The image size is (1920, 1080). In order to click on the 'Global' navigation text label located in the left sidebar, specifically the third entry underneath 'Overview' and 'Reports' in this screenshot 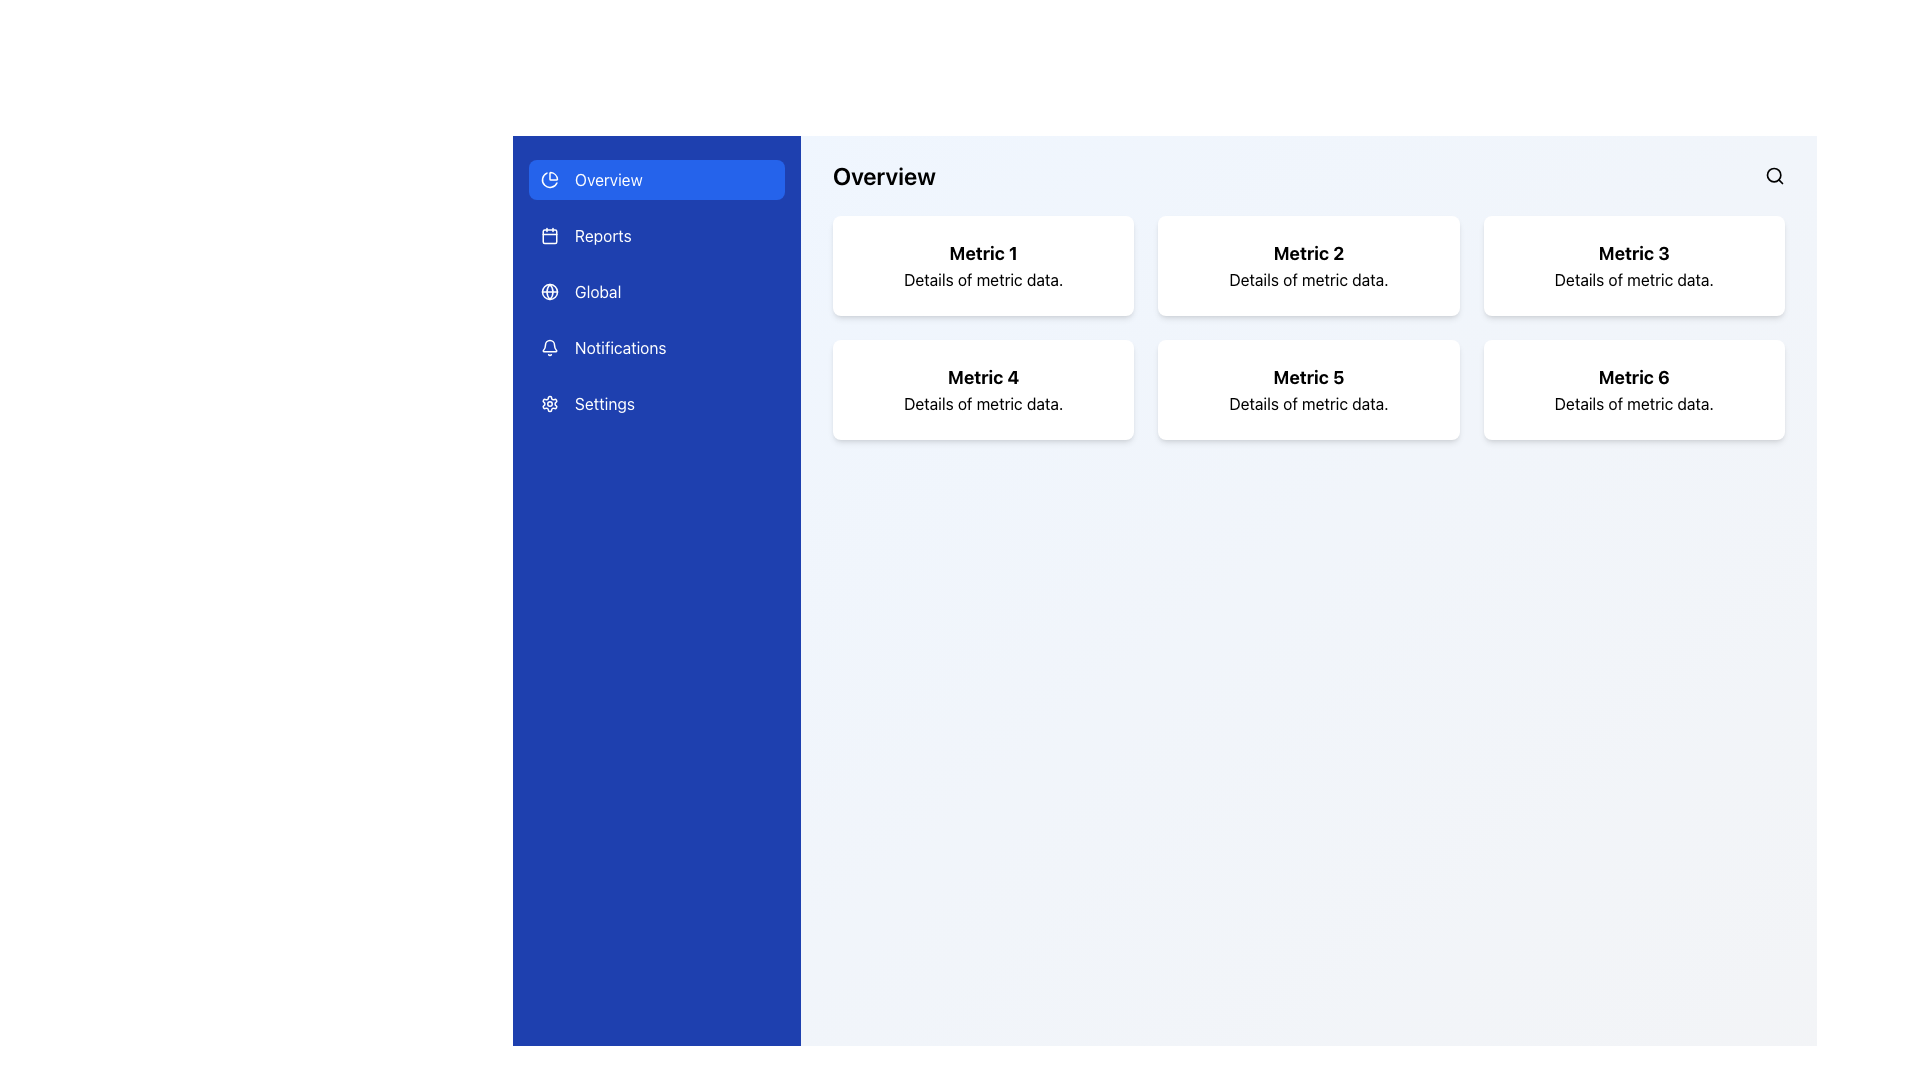, I will do `click(597, 292)`.